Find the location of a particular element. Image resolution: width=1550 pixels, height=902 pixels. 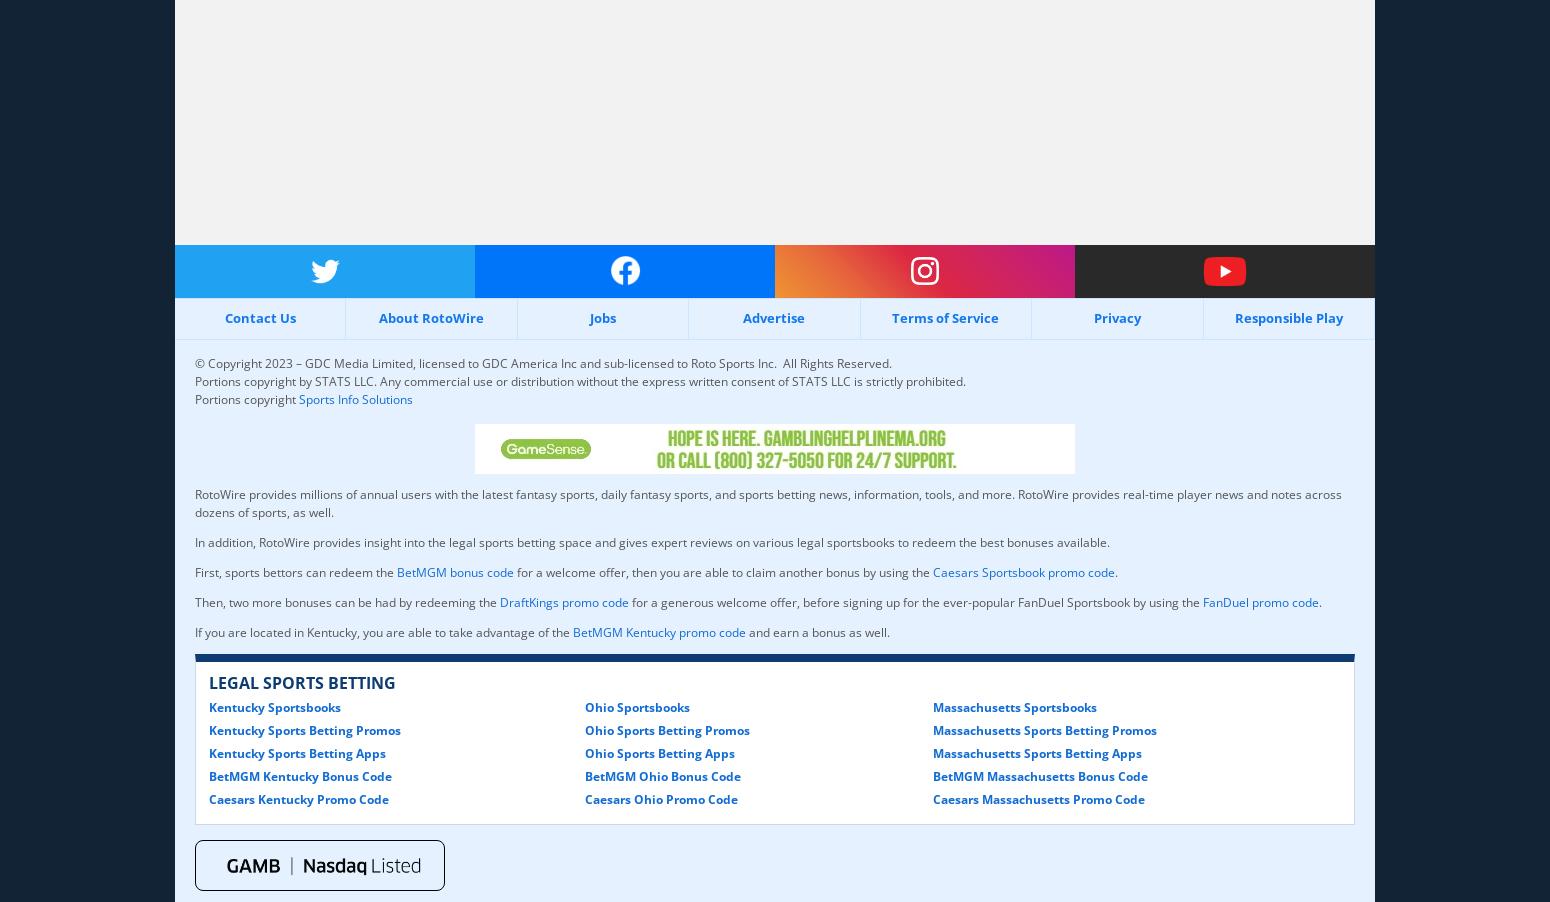

'Caesars Kentucky Promo Code' is located at coordinates (207, 797).